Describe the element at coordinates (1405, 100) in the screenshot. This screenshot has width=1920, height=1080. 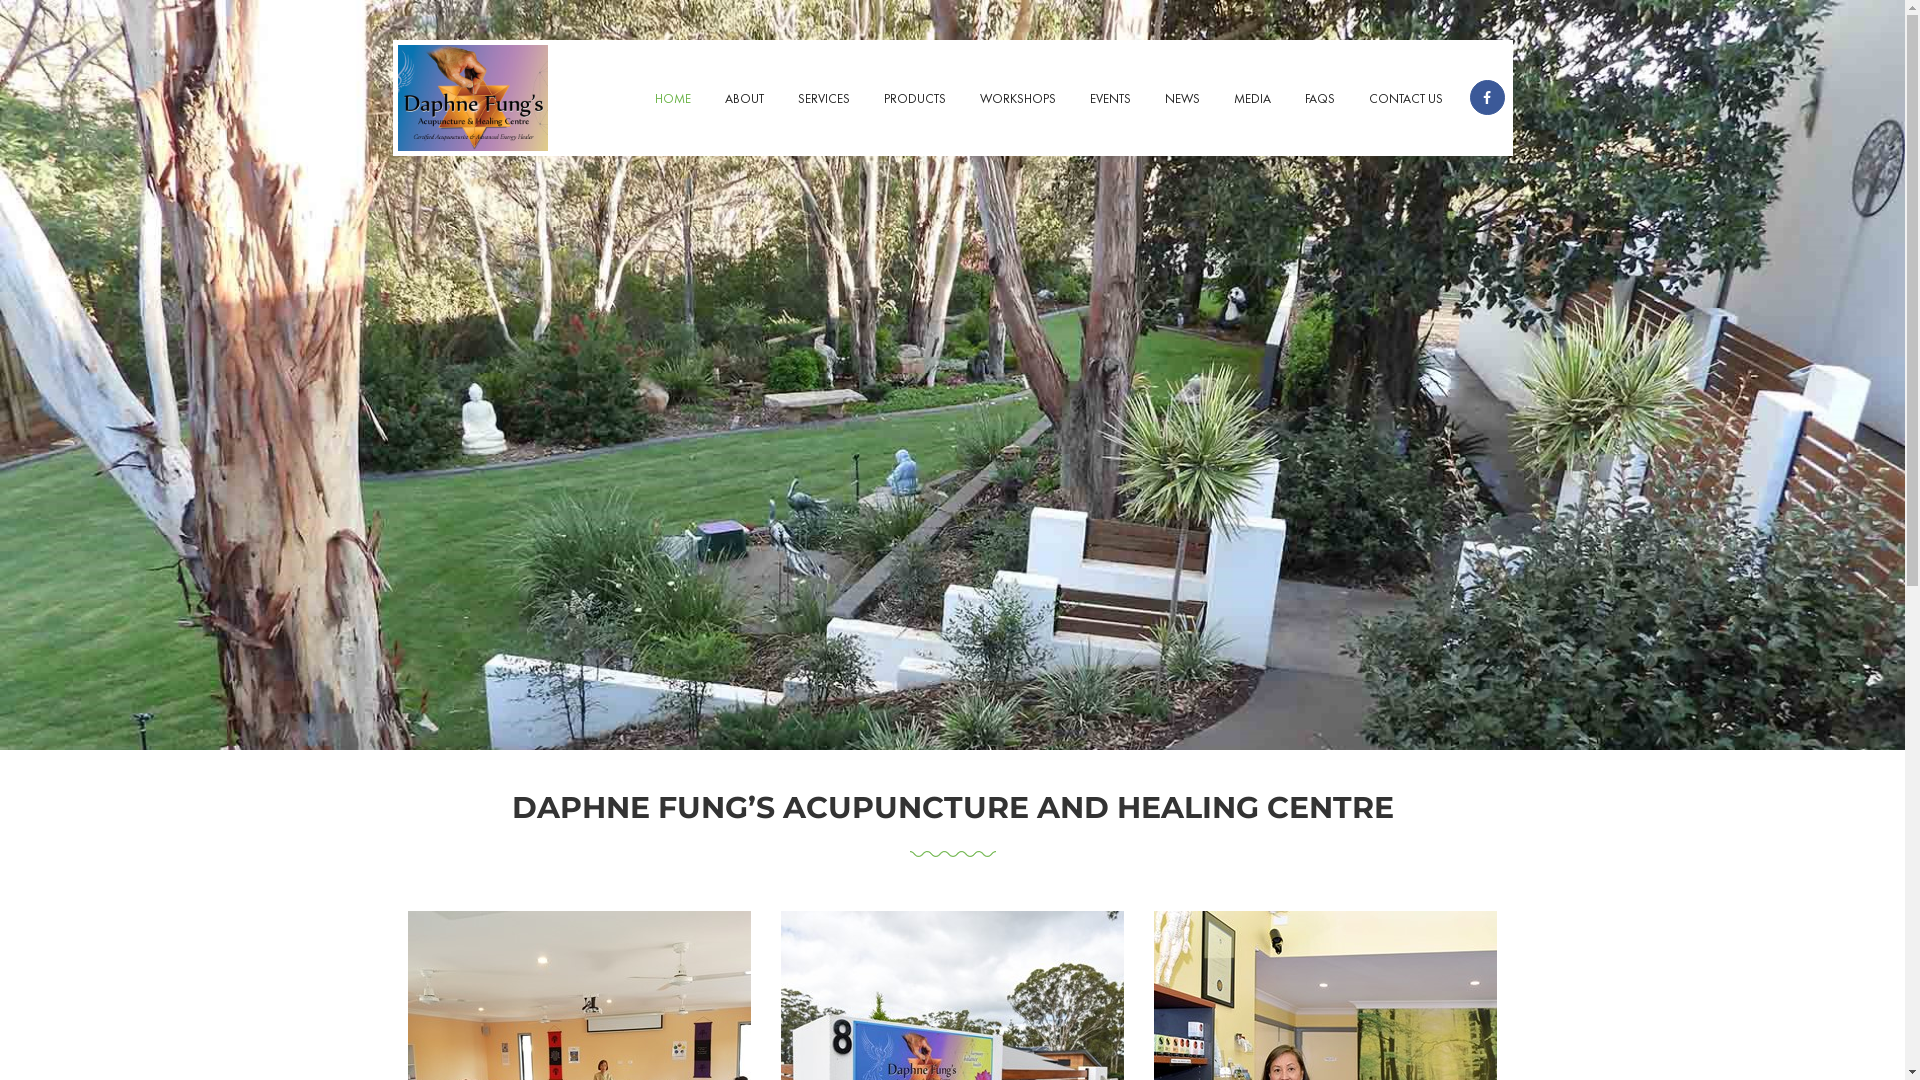
I see `'CONTACT US'` at that location.